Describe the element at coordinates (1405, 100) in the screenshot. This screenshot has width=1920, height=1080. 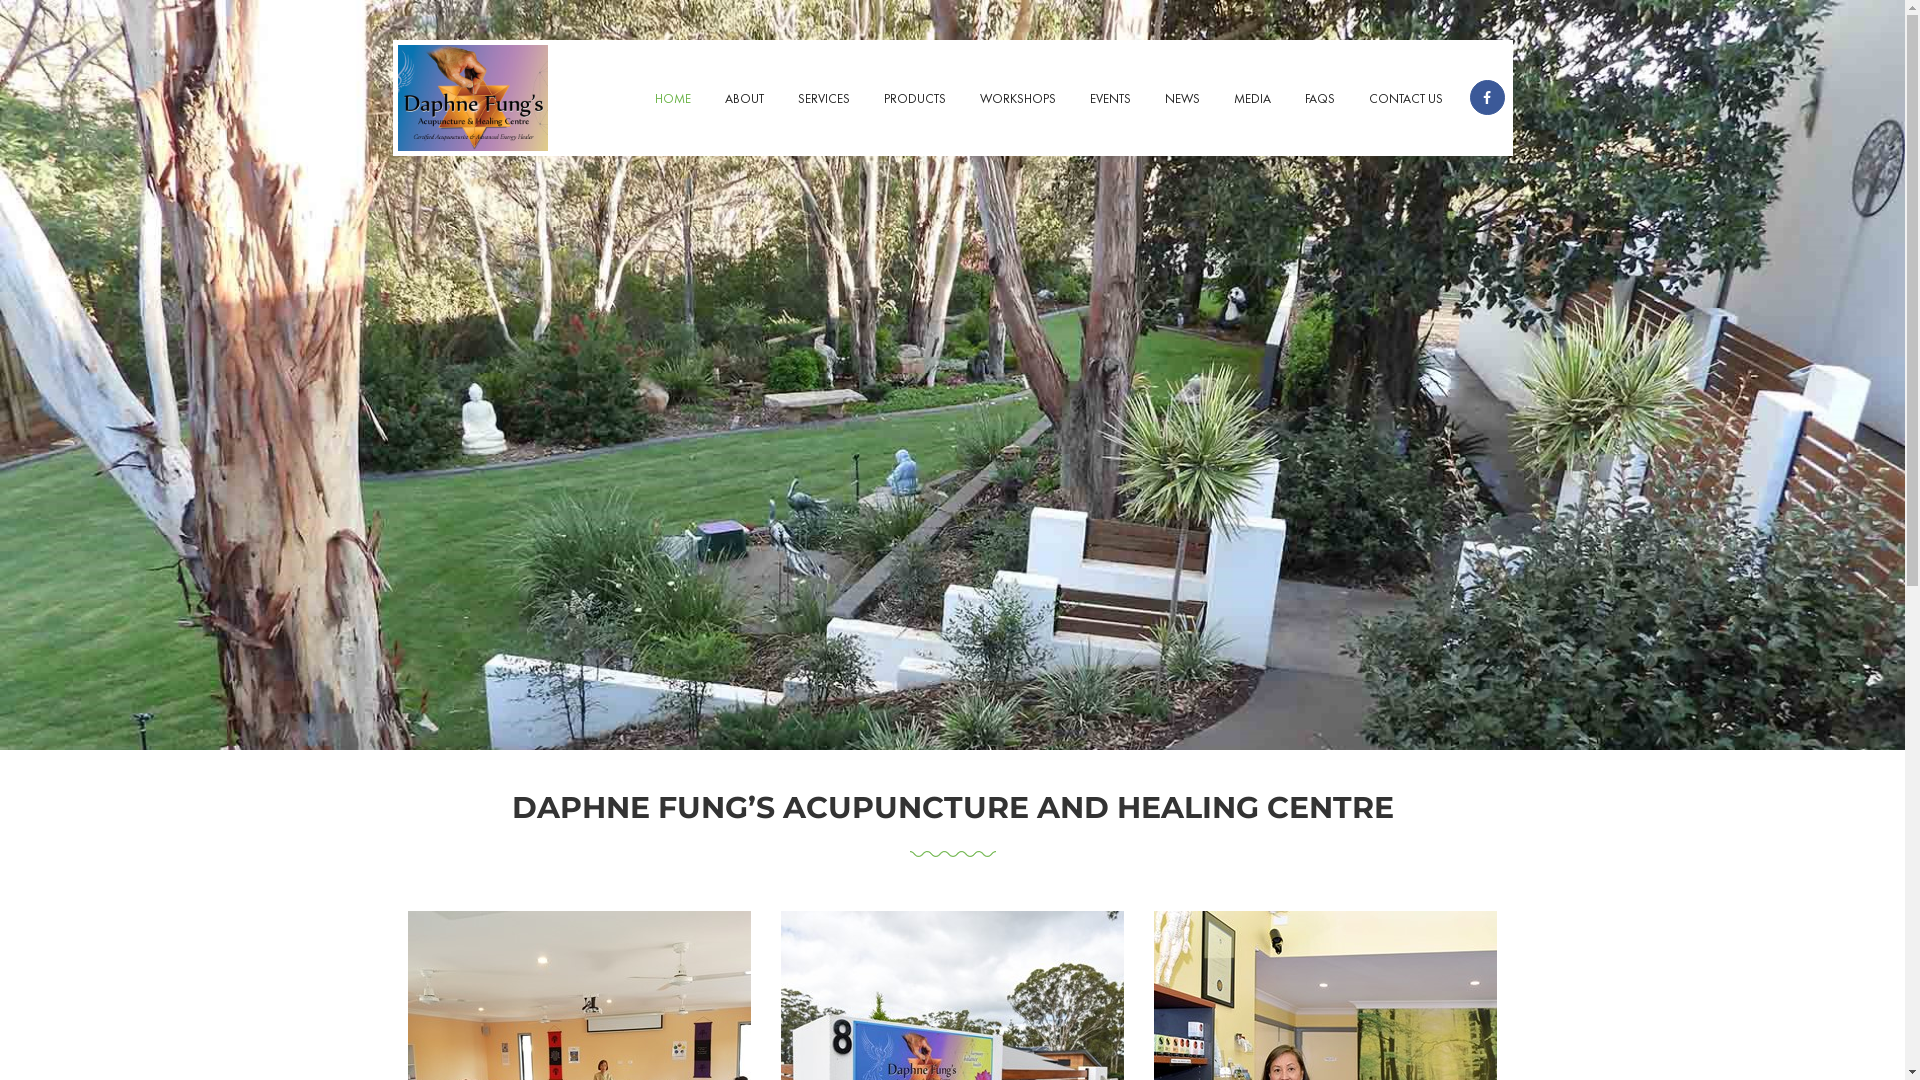
I see `'CONTACT US'` at that location.